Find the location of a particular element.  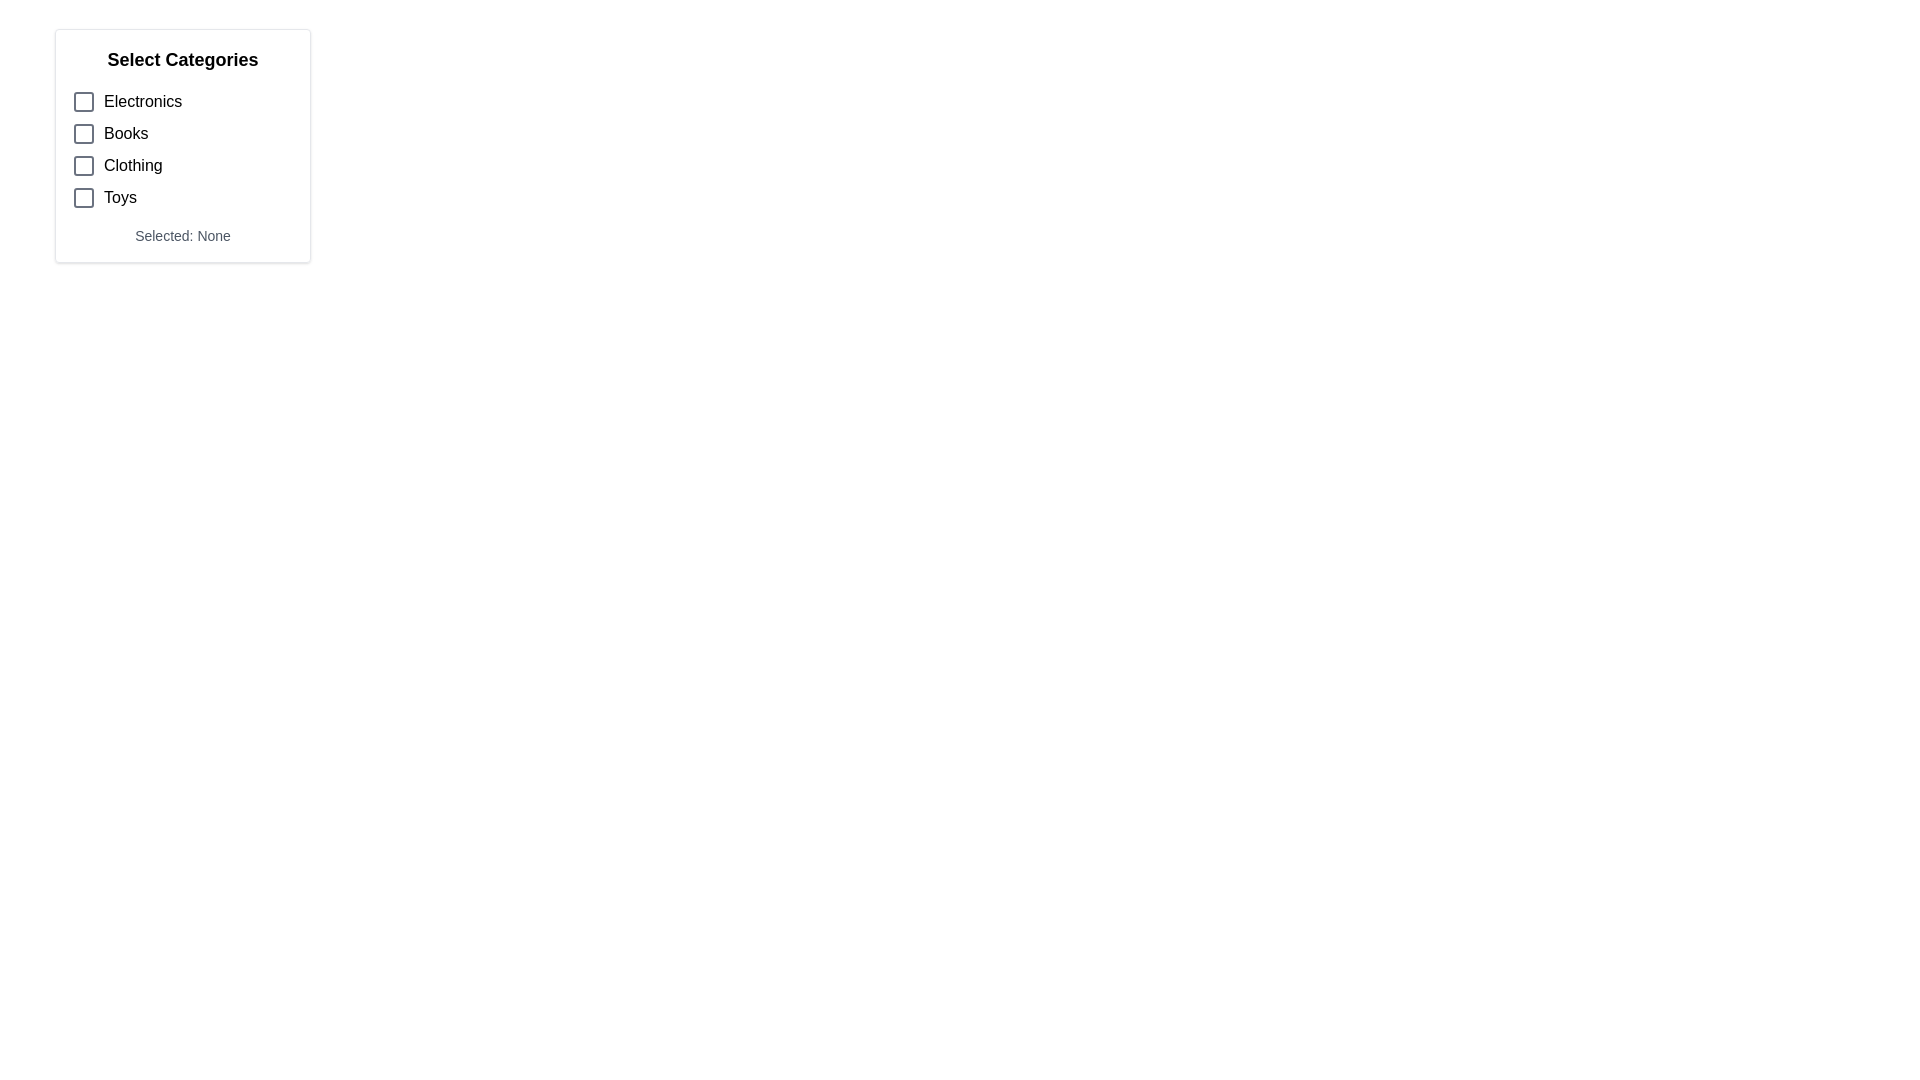

the 'Toys.' text label located in the last row of the options list, positioned to the right of the associated checkbox, to trigger any potential tooltip or highlight is located at coordinates (119, 197).